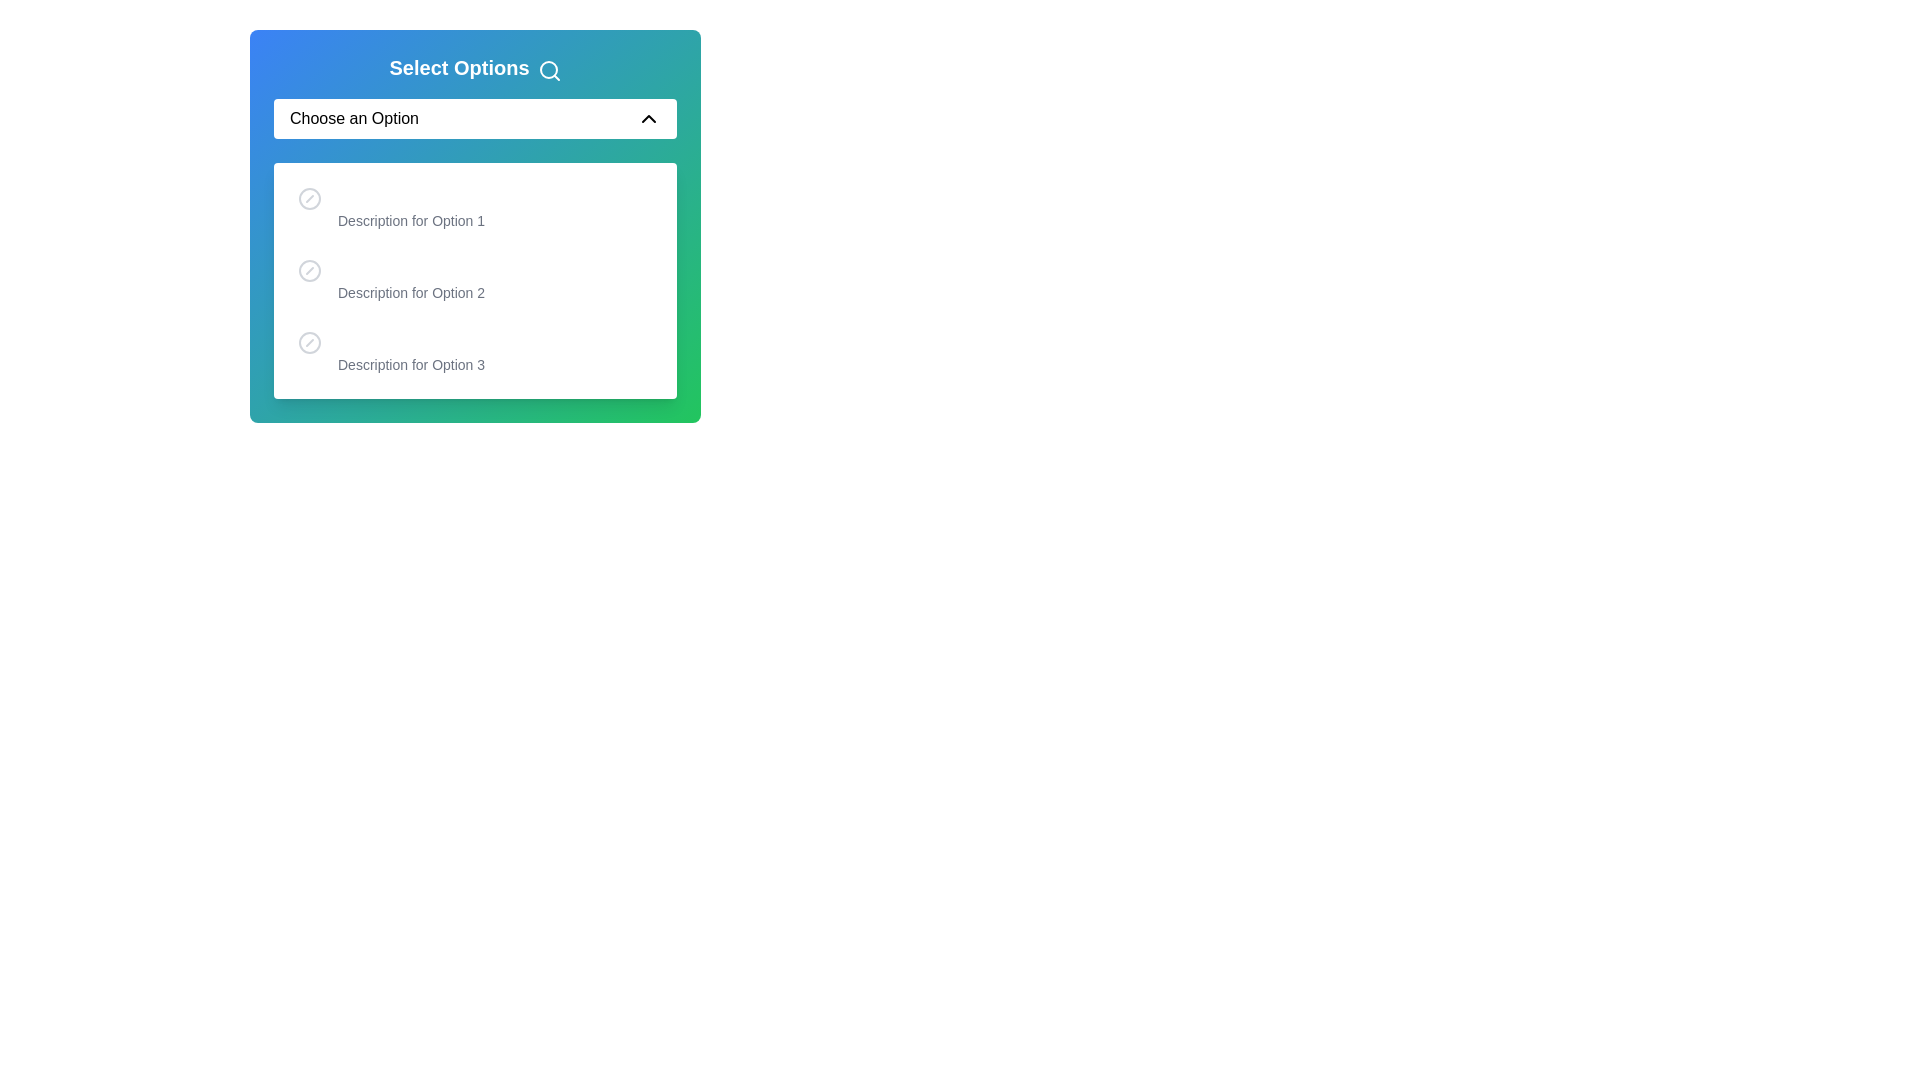 The height and width of the screenshot is (1080, 1920). Describe the element at coordinates (309, 197) in the screenshot. I see `the icon that indicates an unavailable or deactivated option, located to the left of the text description for 'Option 1'` at that location.